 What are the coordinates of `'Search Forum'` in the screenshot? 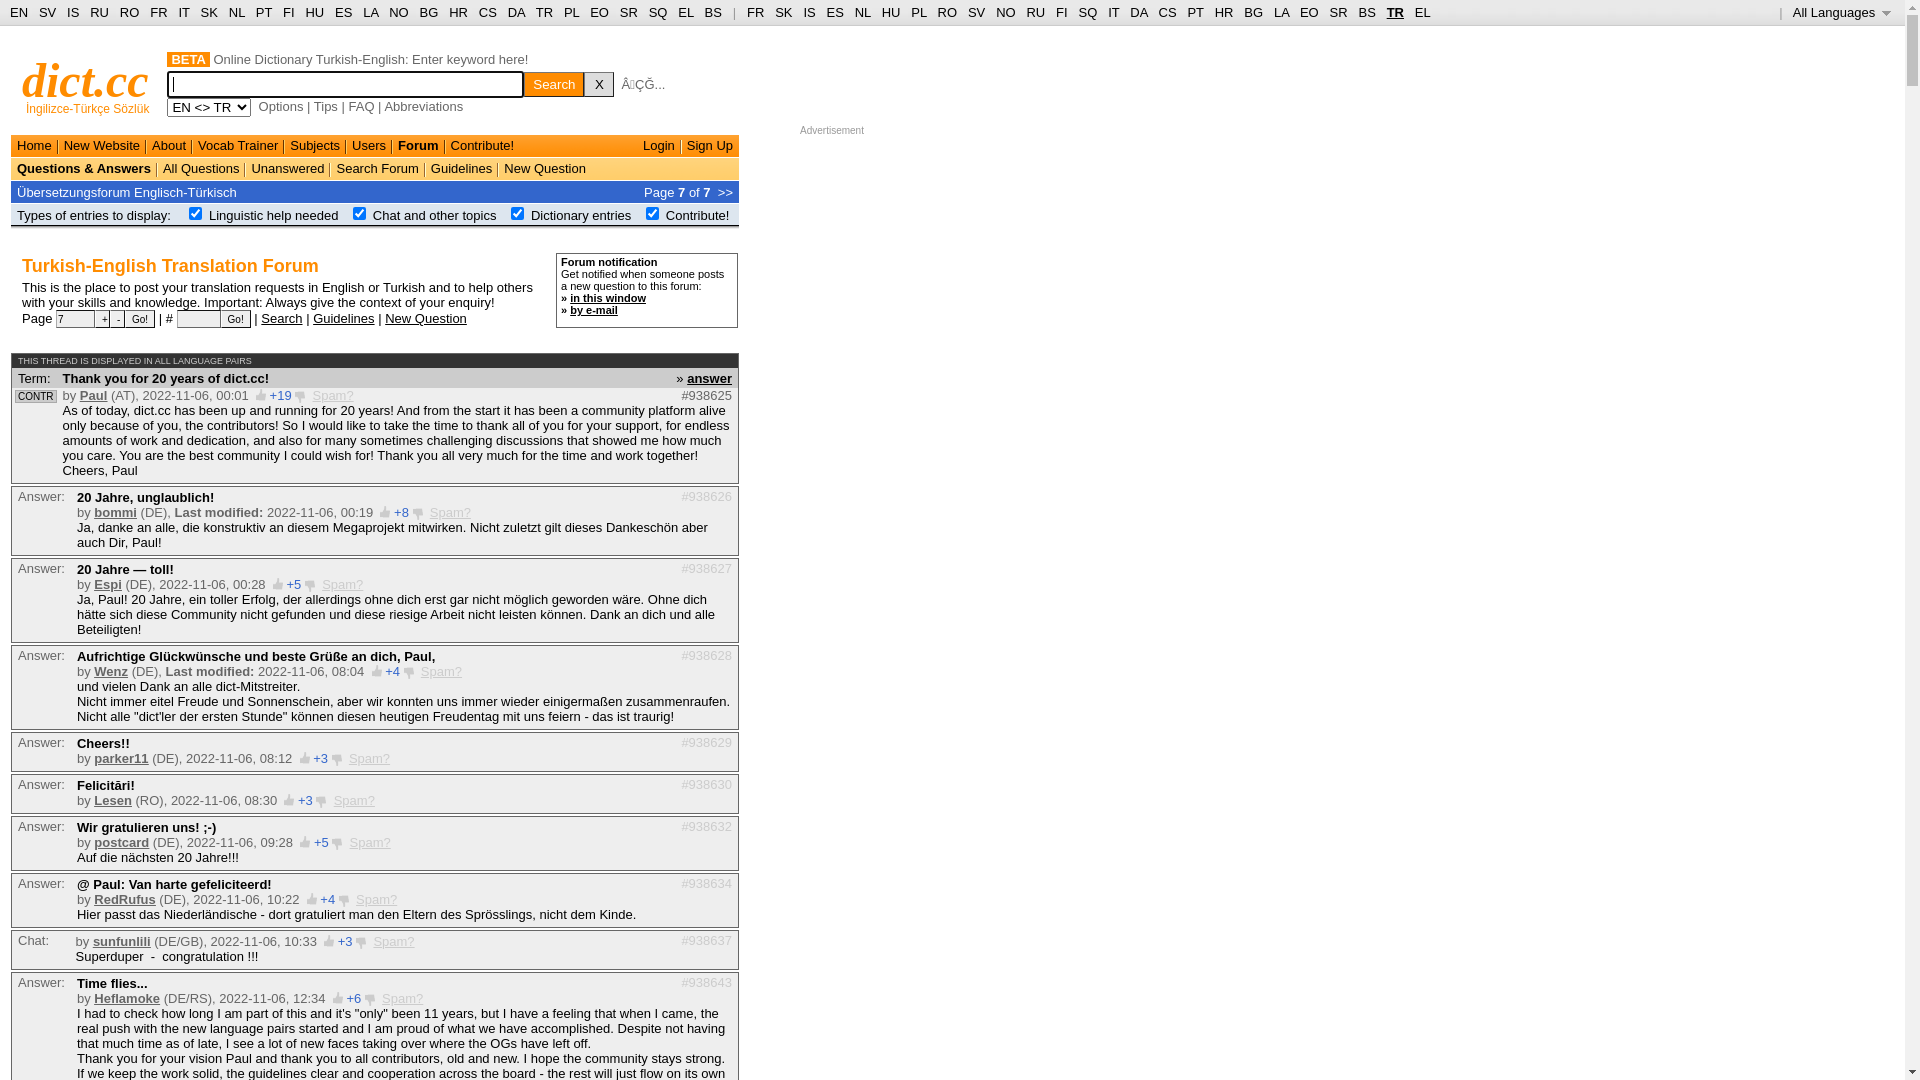 It's located at (377, 167).